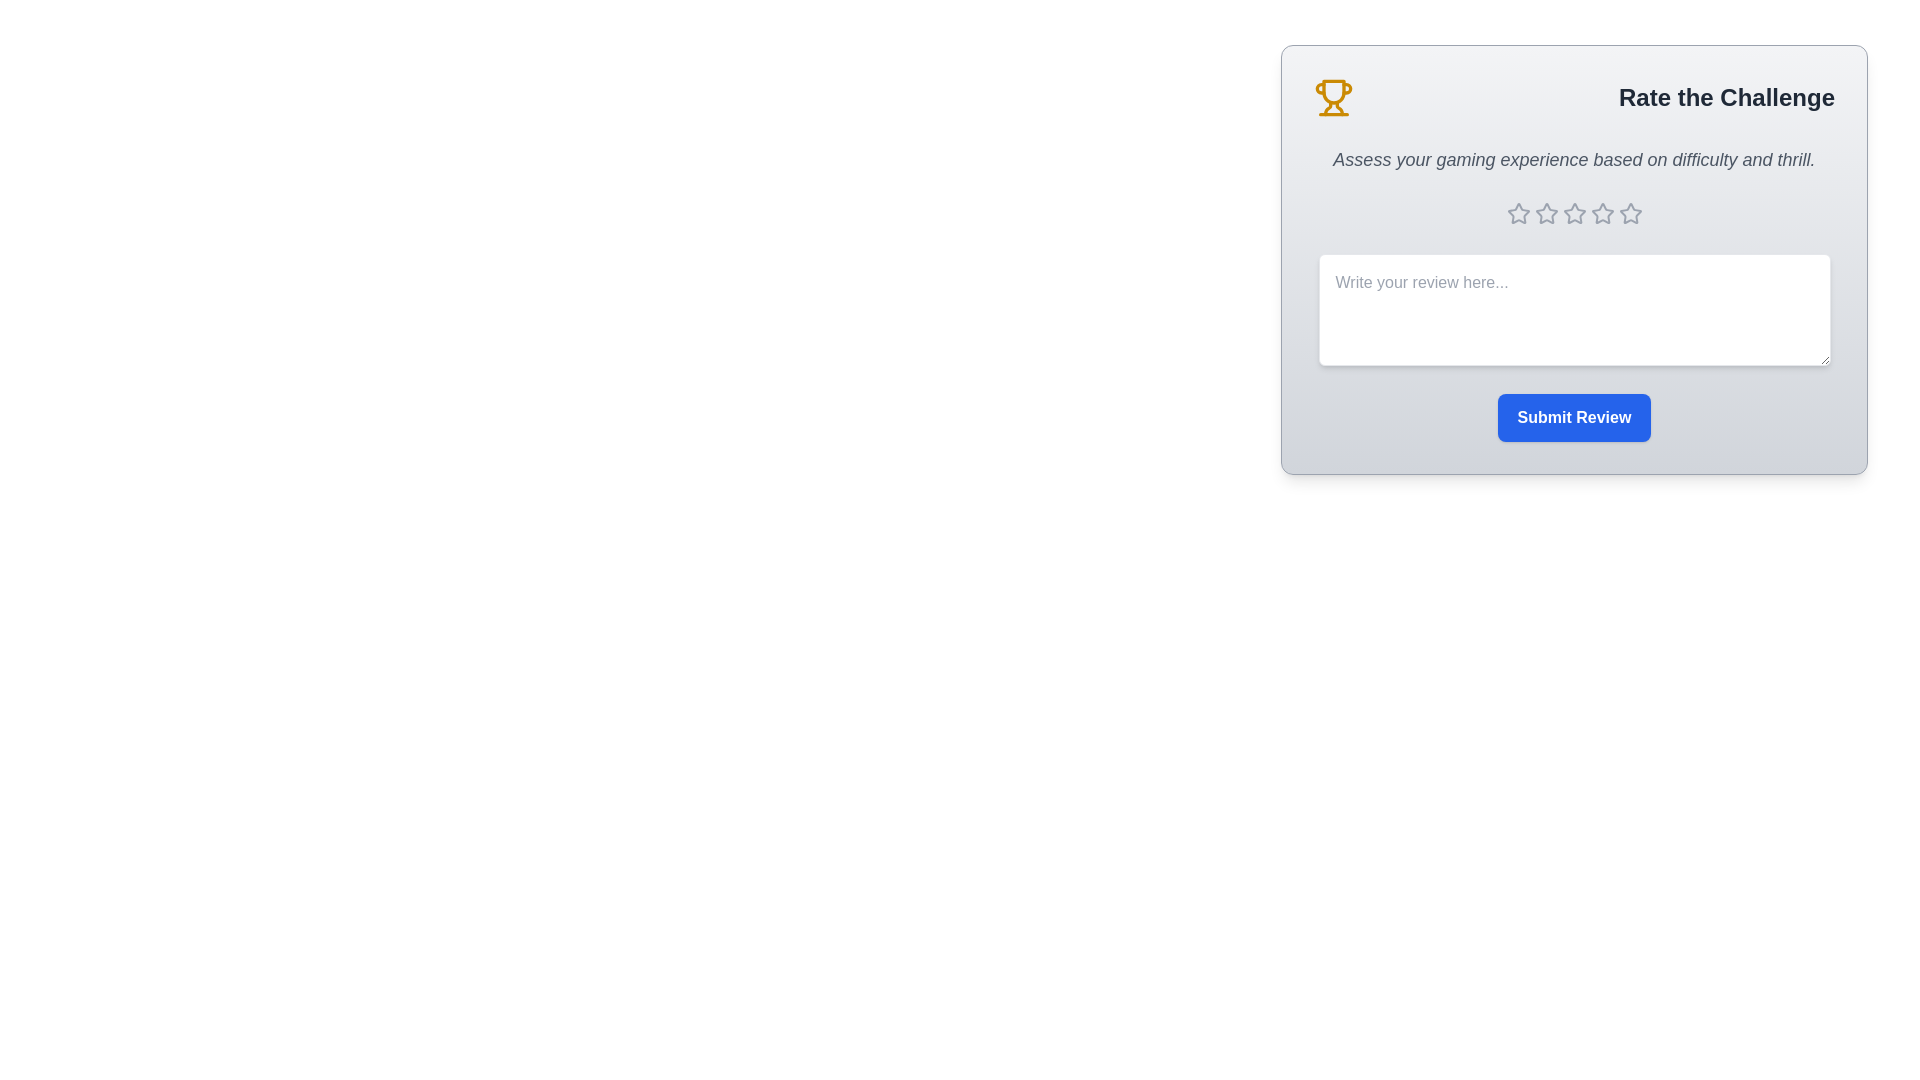 The width and height of the screenshot is (1920, 1080). Describe the element at coordinates (1545, 213) in the screenshot. I see `the star corresponding to the desired rating 2` at that location.